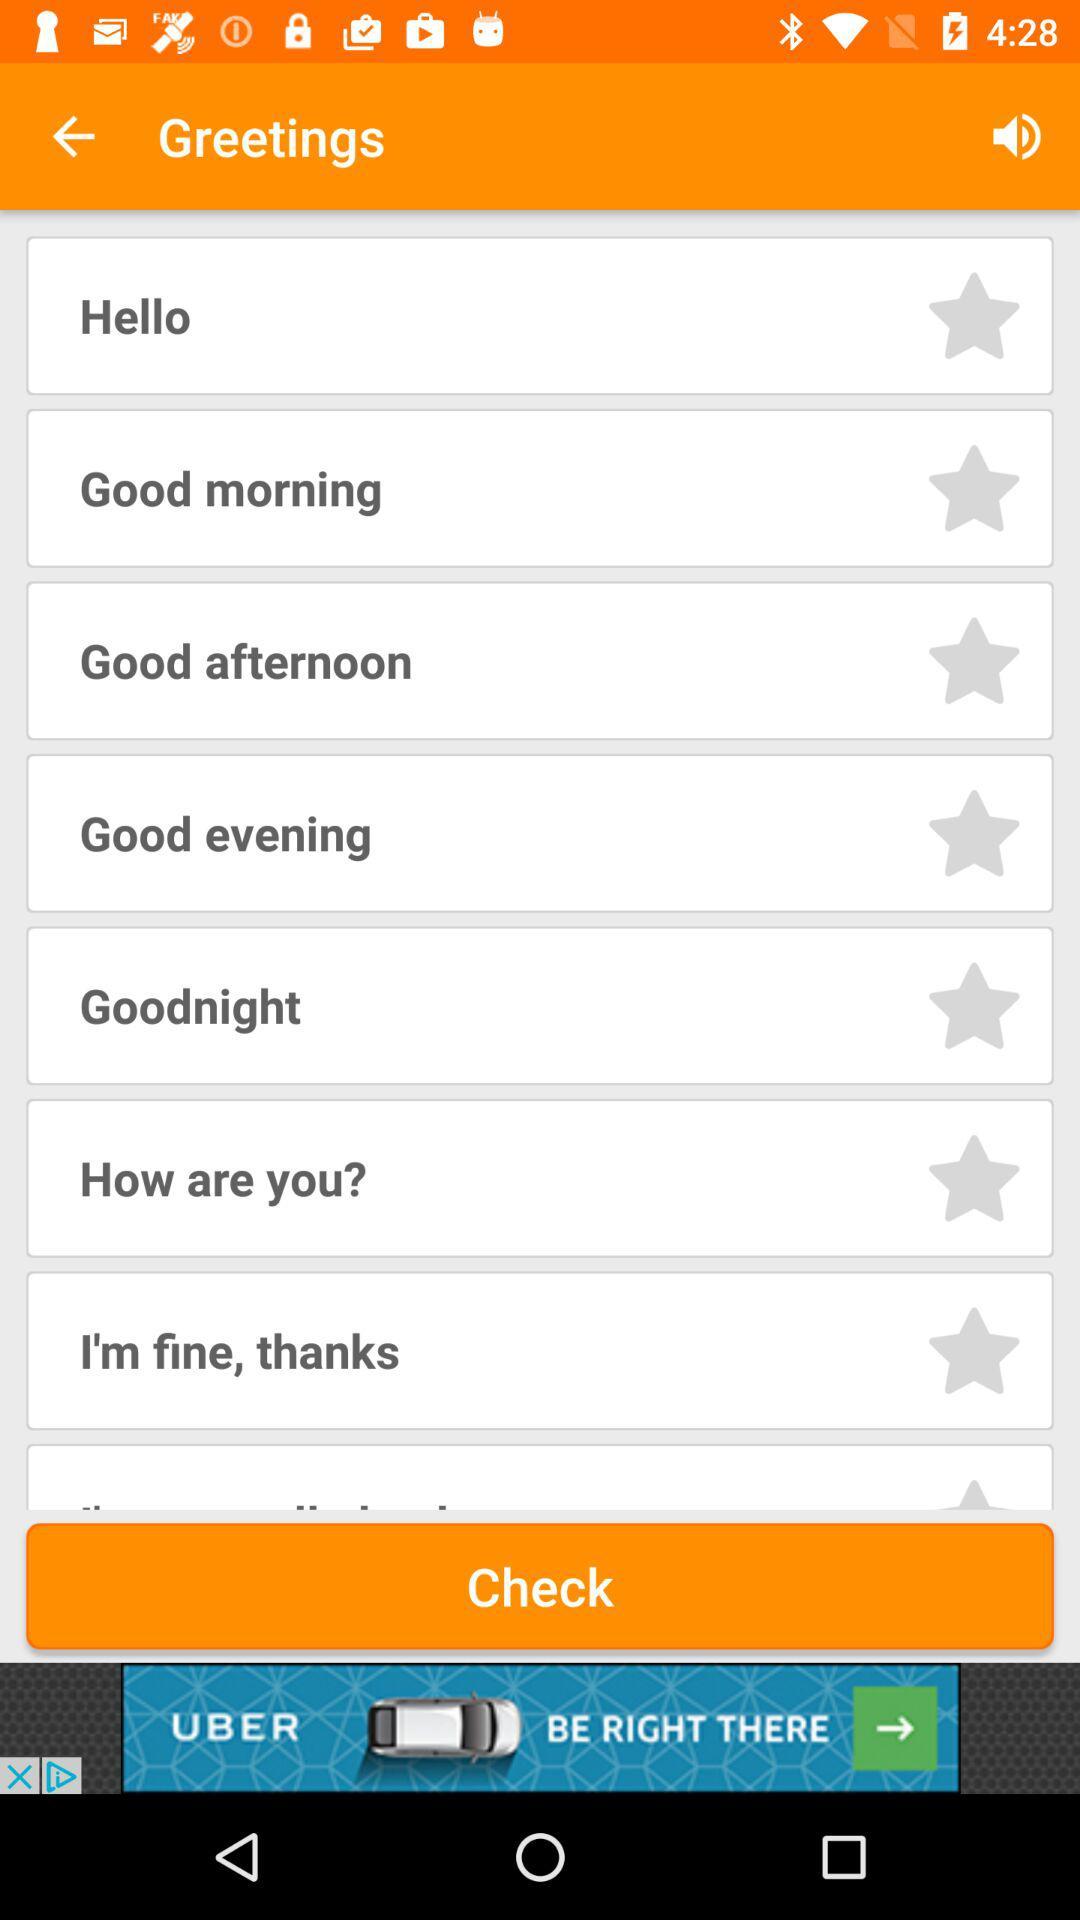 Image resolution: width=1080 pixels, height=1920 pixels. Describe the element at coordinates (973, 1350) in the screenshot. I see `star` at that location.